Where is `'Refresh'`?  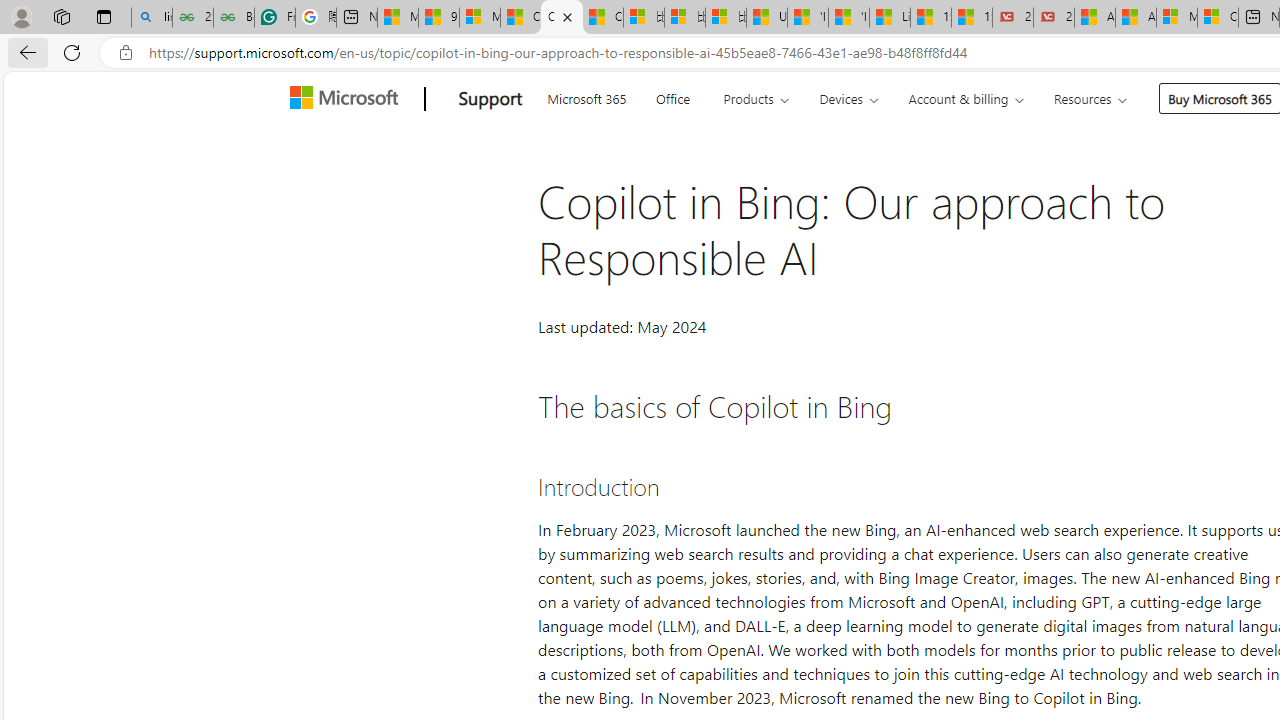
'Refresh' is located at coordinates (72, 51).